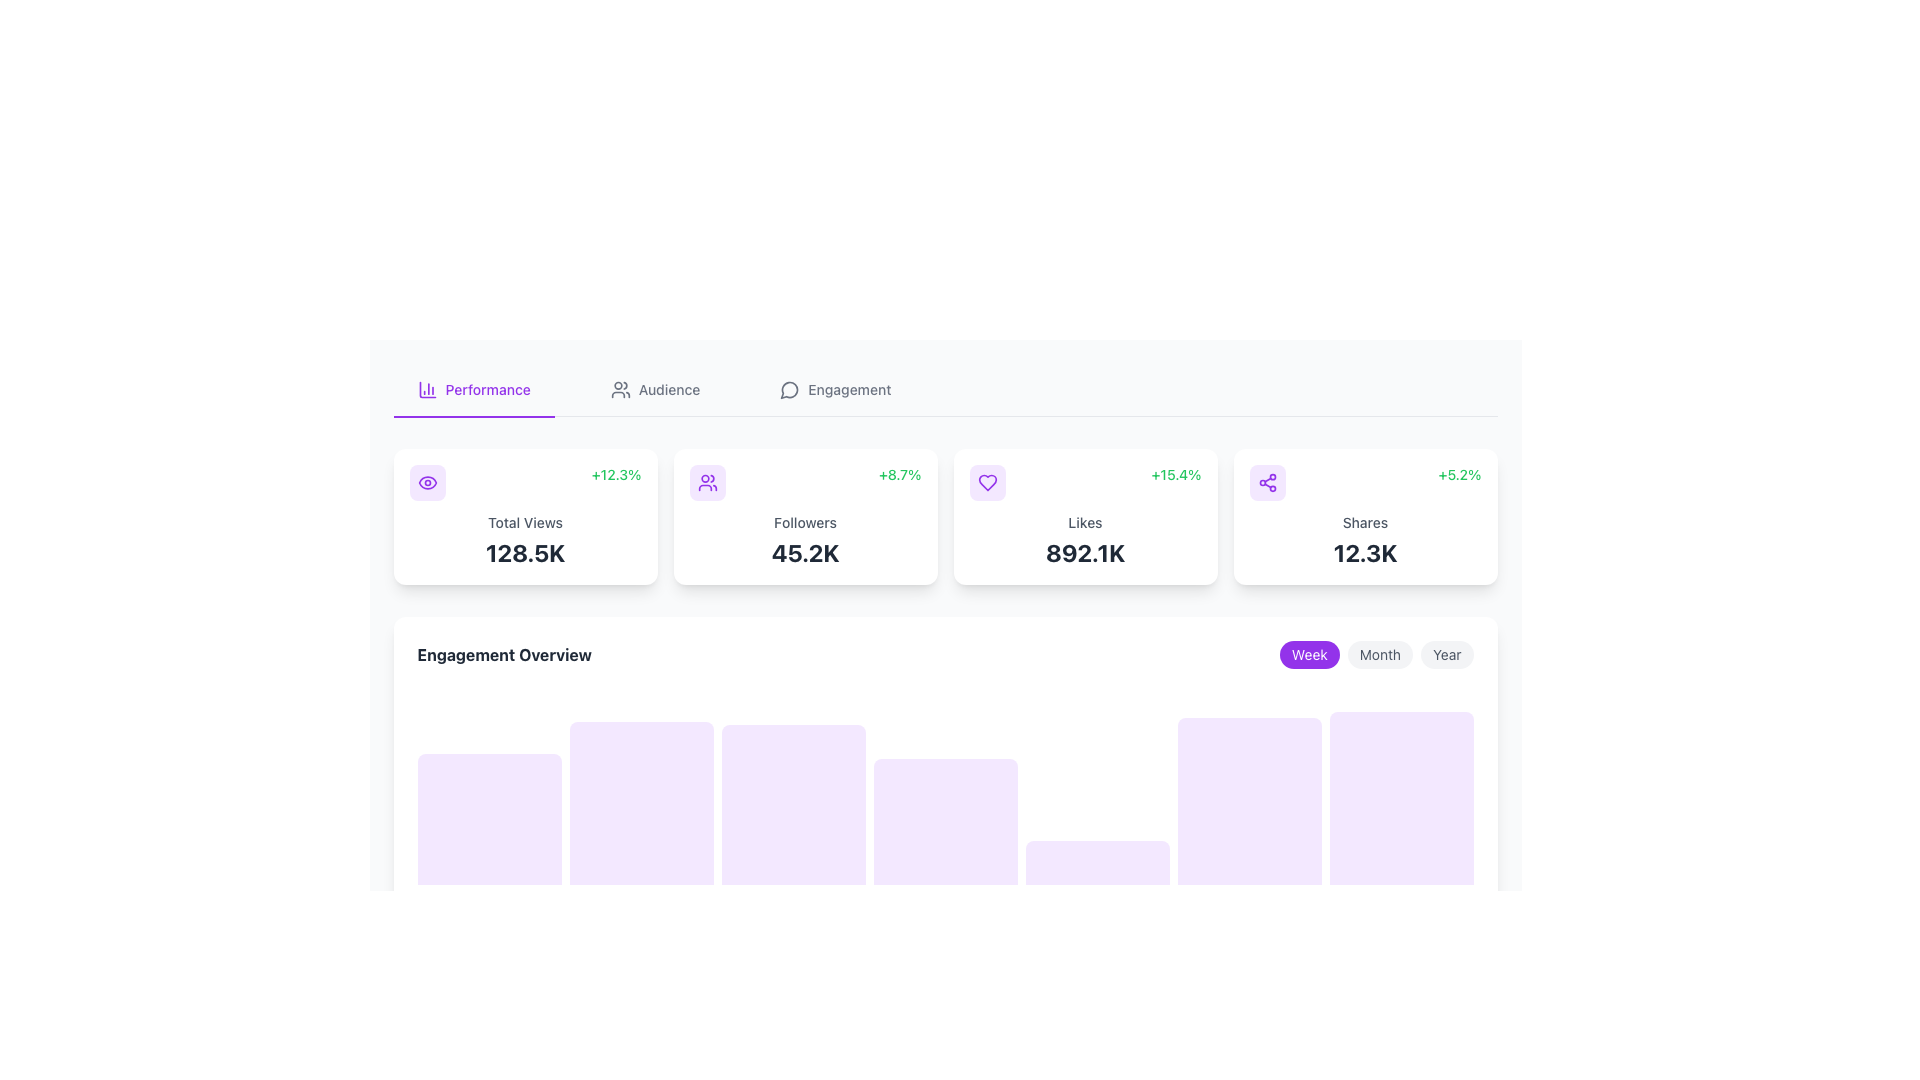 The image size is (1920, 1080). Describe the element at coordinates (707, 482) in the screenshot. I see `the purple-colored icon depicting two user silhouettes located in the second panel, which is positioned between the 'Total Views' card and the 'Likes' card` at that location.